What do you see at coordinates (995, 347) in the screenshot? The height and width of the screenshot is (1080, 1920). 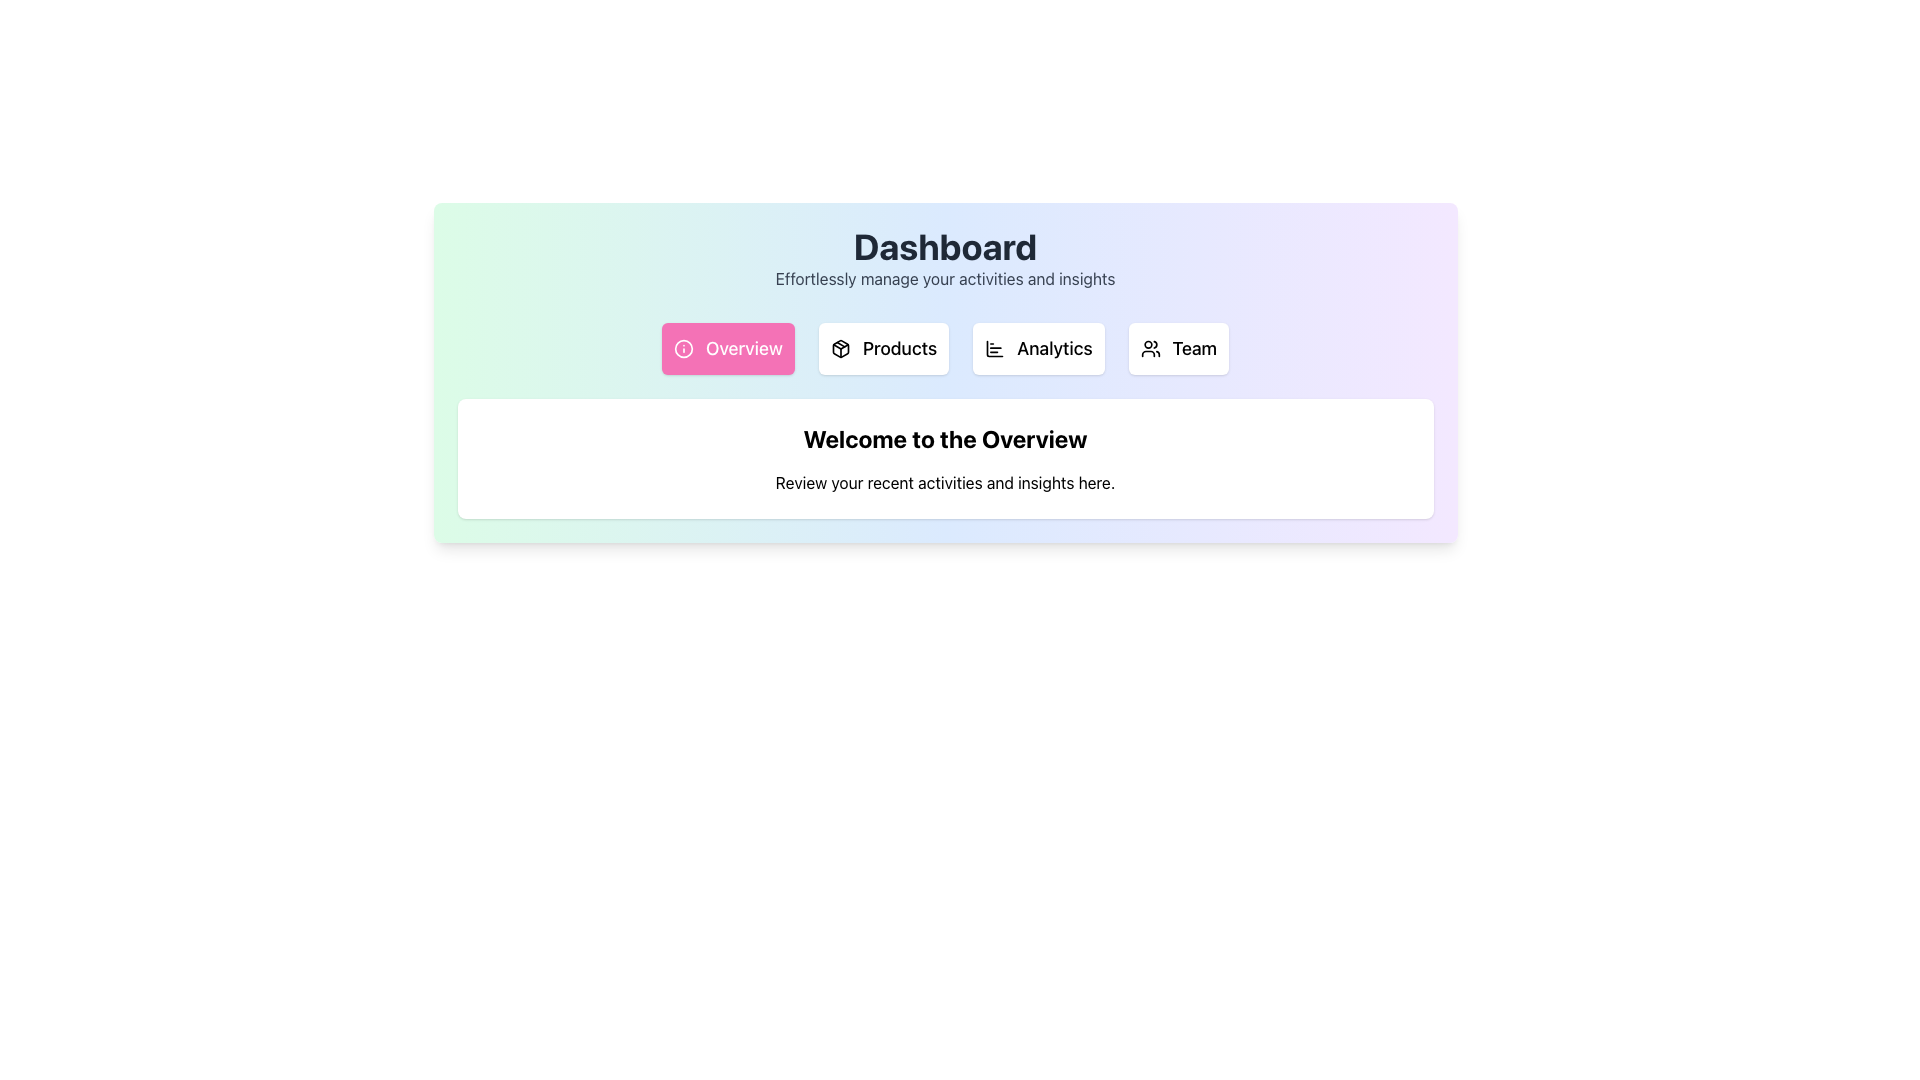 I see `the vertical bar chart icon, which is part of an SVG graphic depicting a left-aligned vertical line with shorter horizontal bars extending to its right at three levels, located near the top-center of the interface adjacent to the 'Analytics' label` at bounding box center [995, 347].